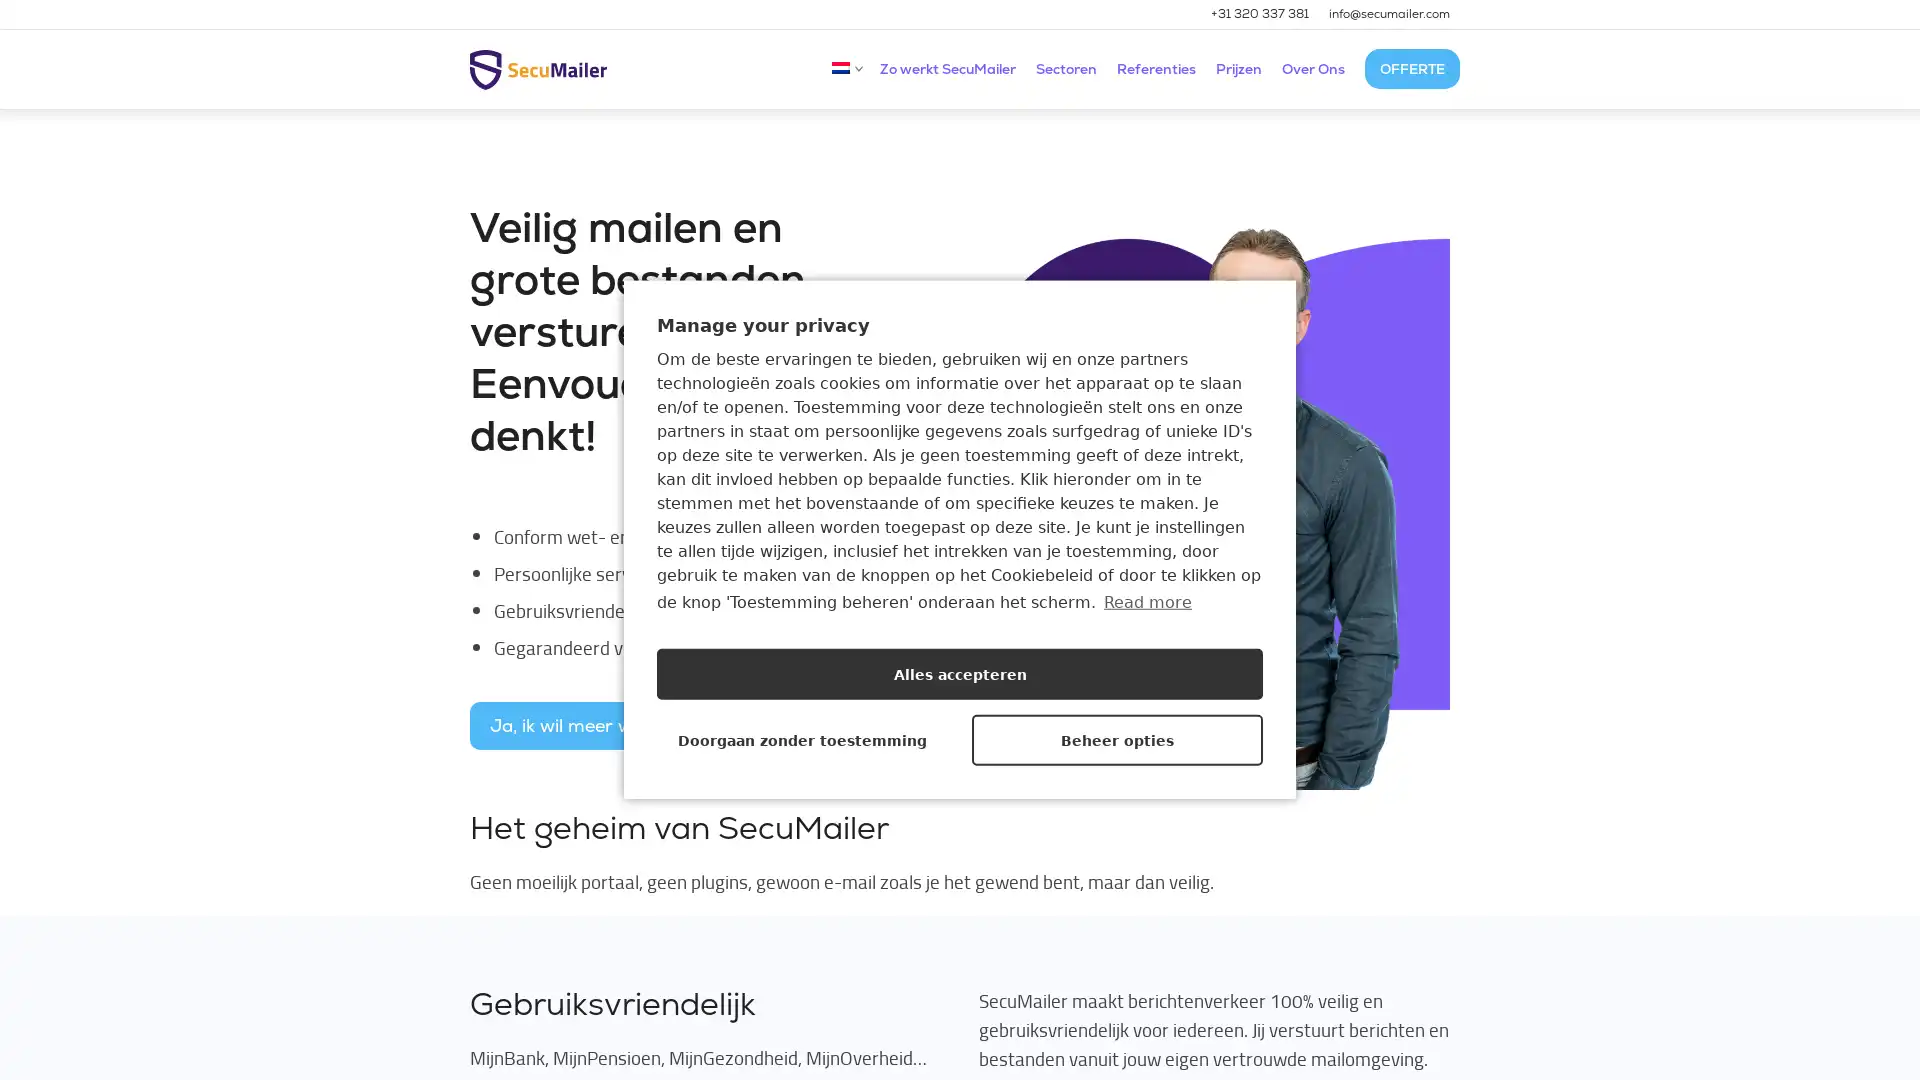  What do you see at coordinates (1116, 740) in the screenshot?
I see `Beheer opties` at bounding box center [1116, 740].